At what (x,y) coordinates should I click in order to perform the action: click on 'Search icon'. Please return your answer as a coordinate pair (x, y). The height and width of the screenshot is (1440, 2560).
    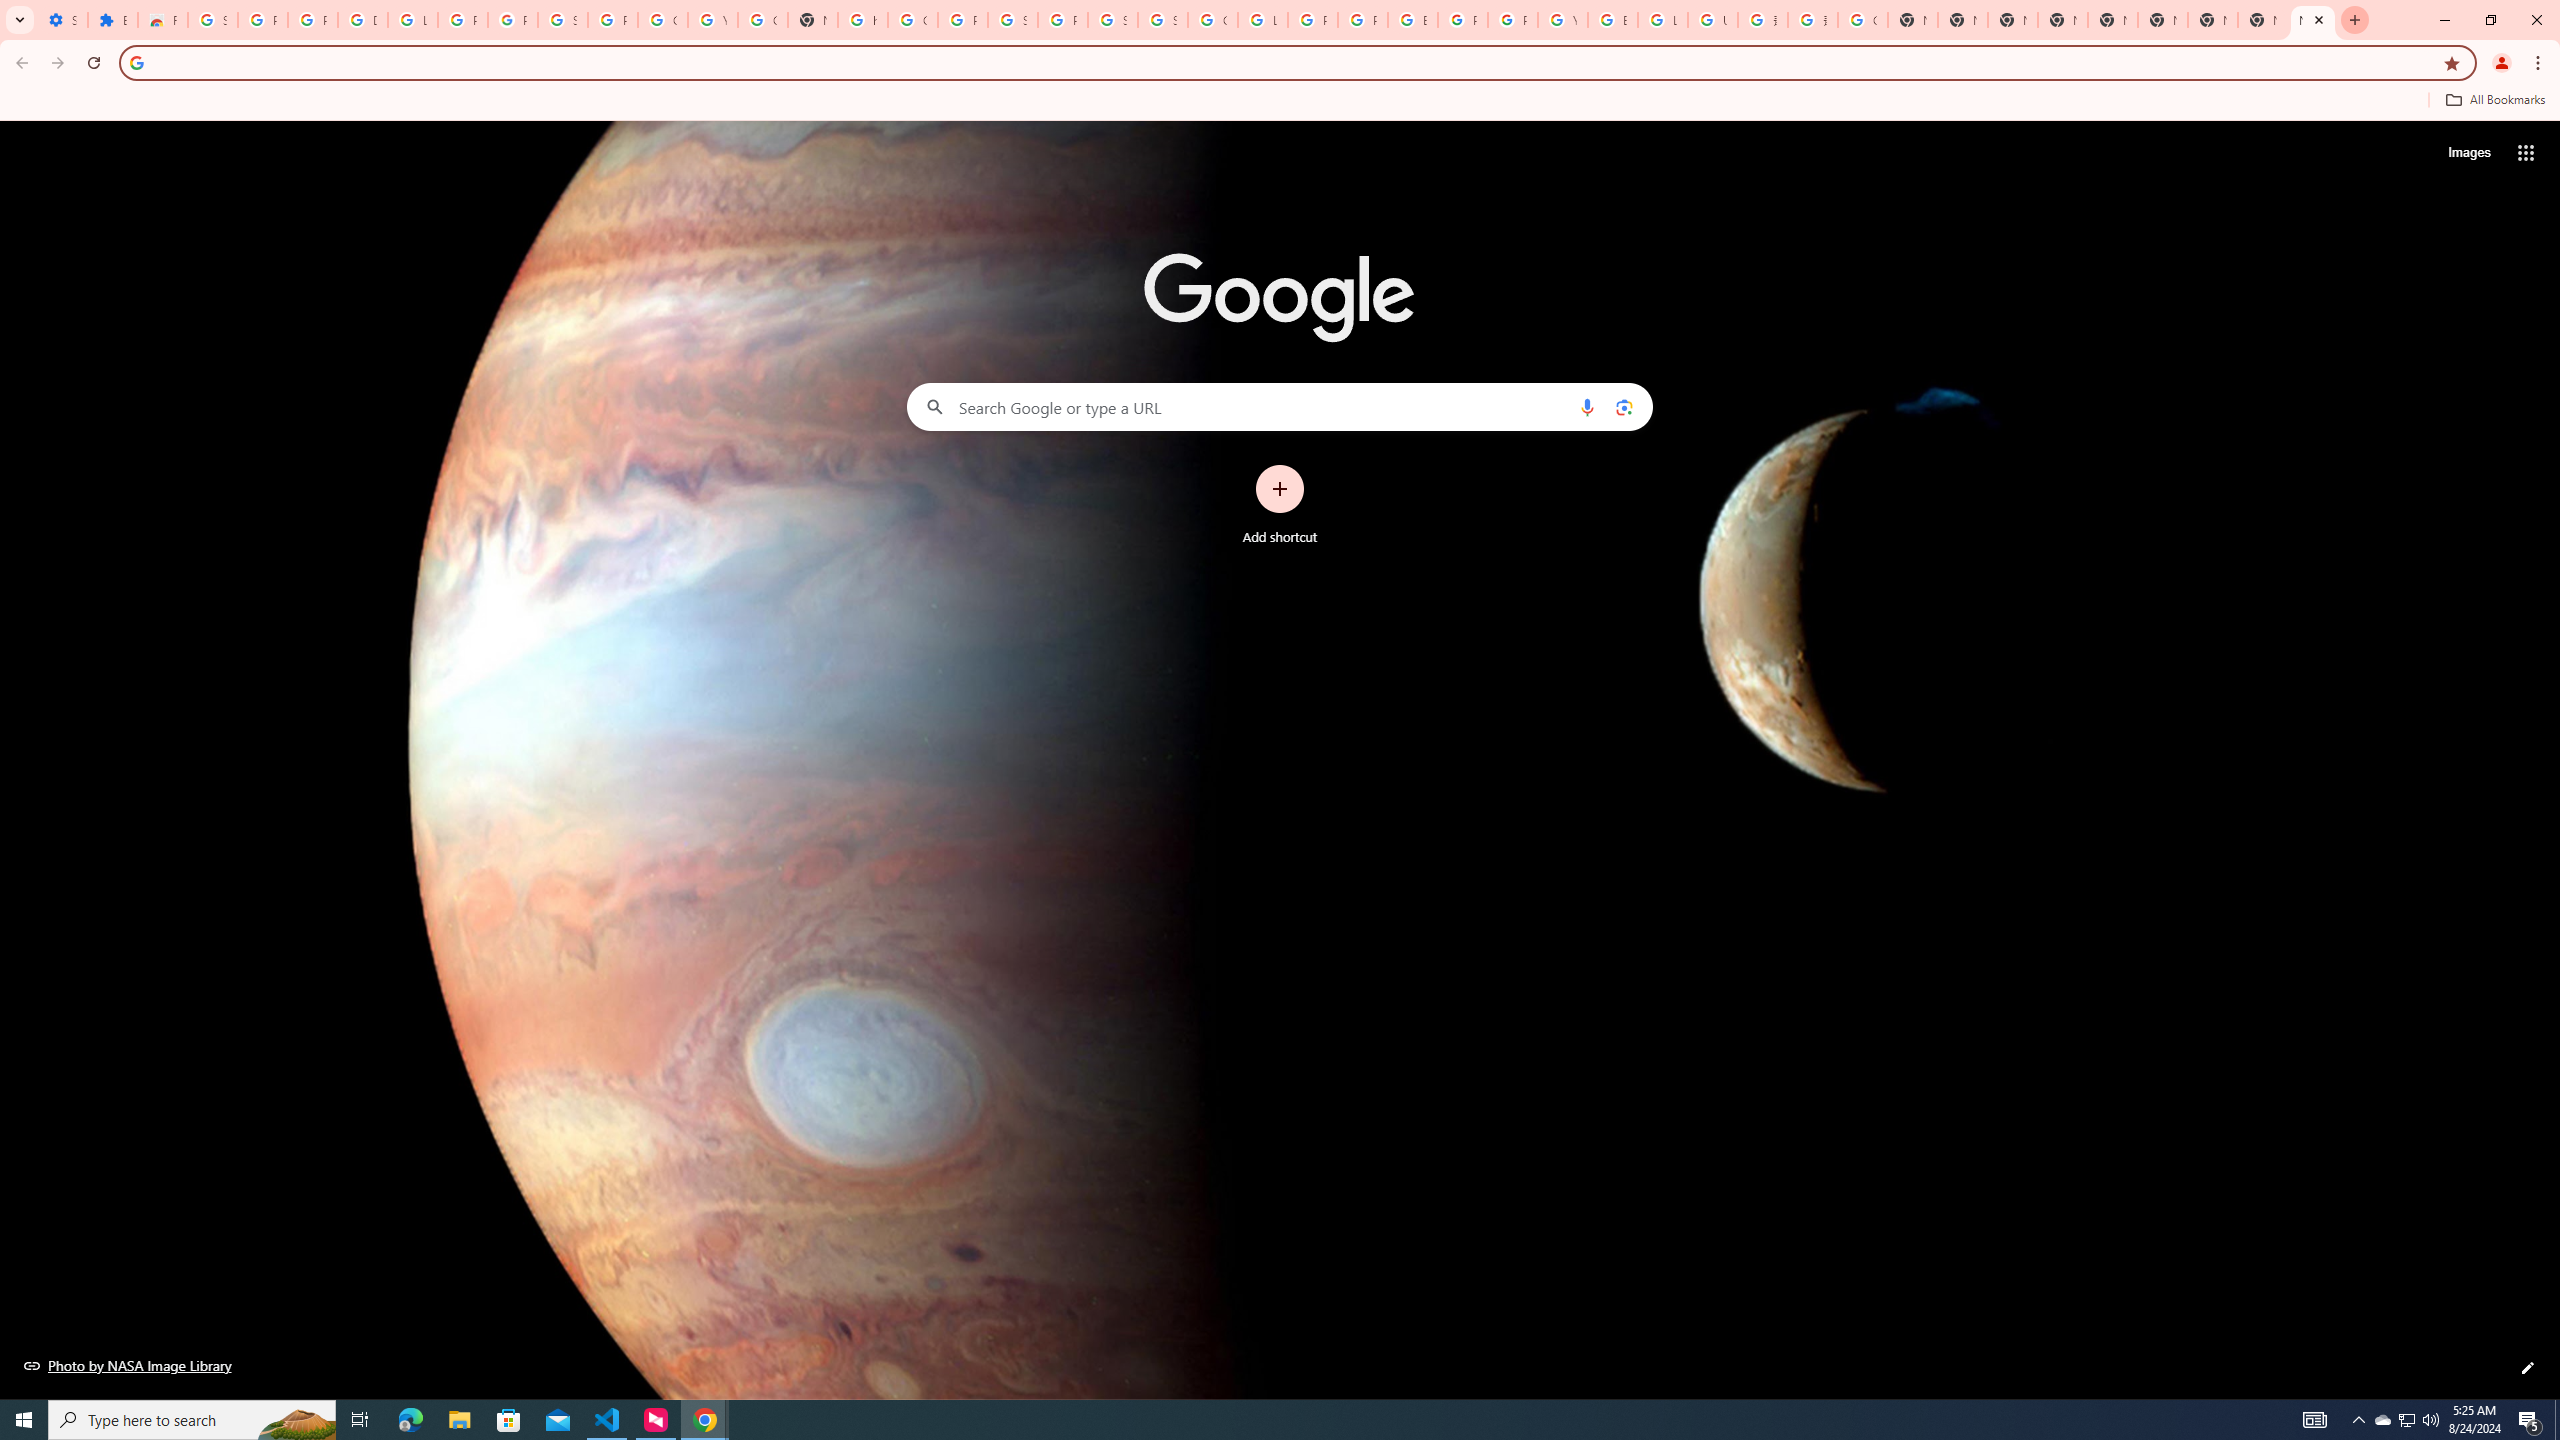
    Looking at the image, I should click on (135, 61).